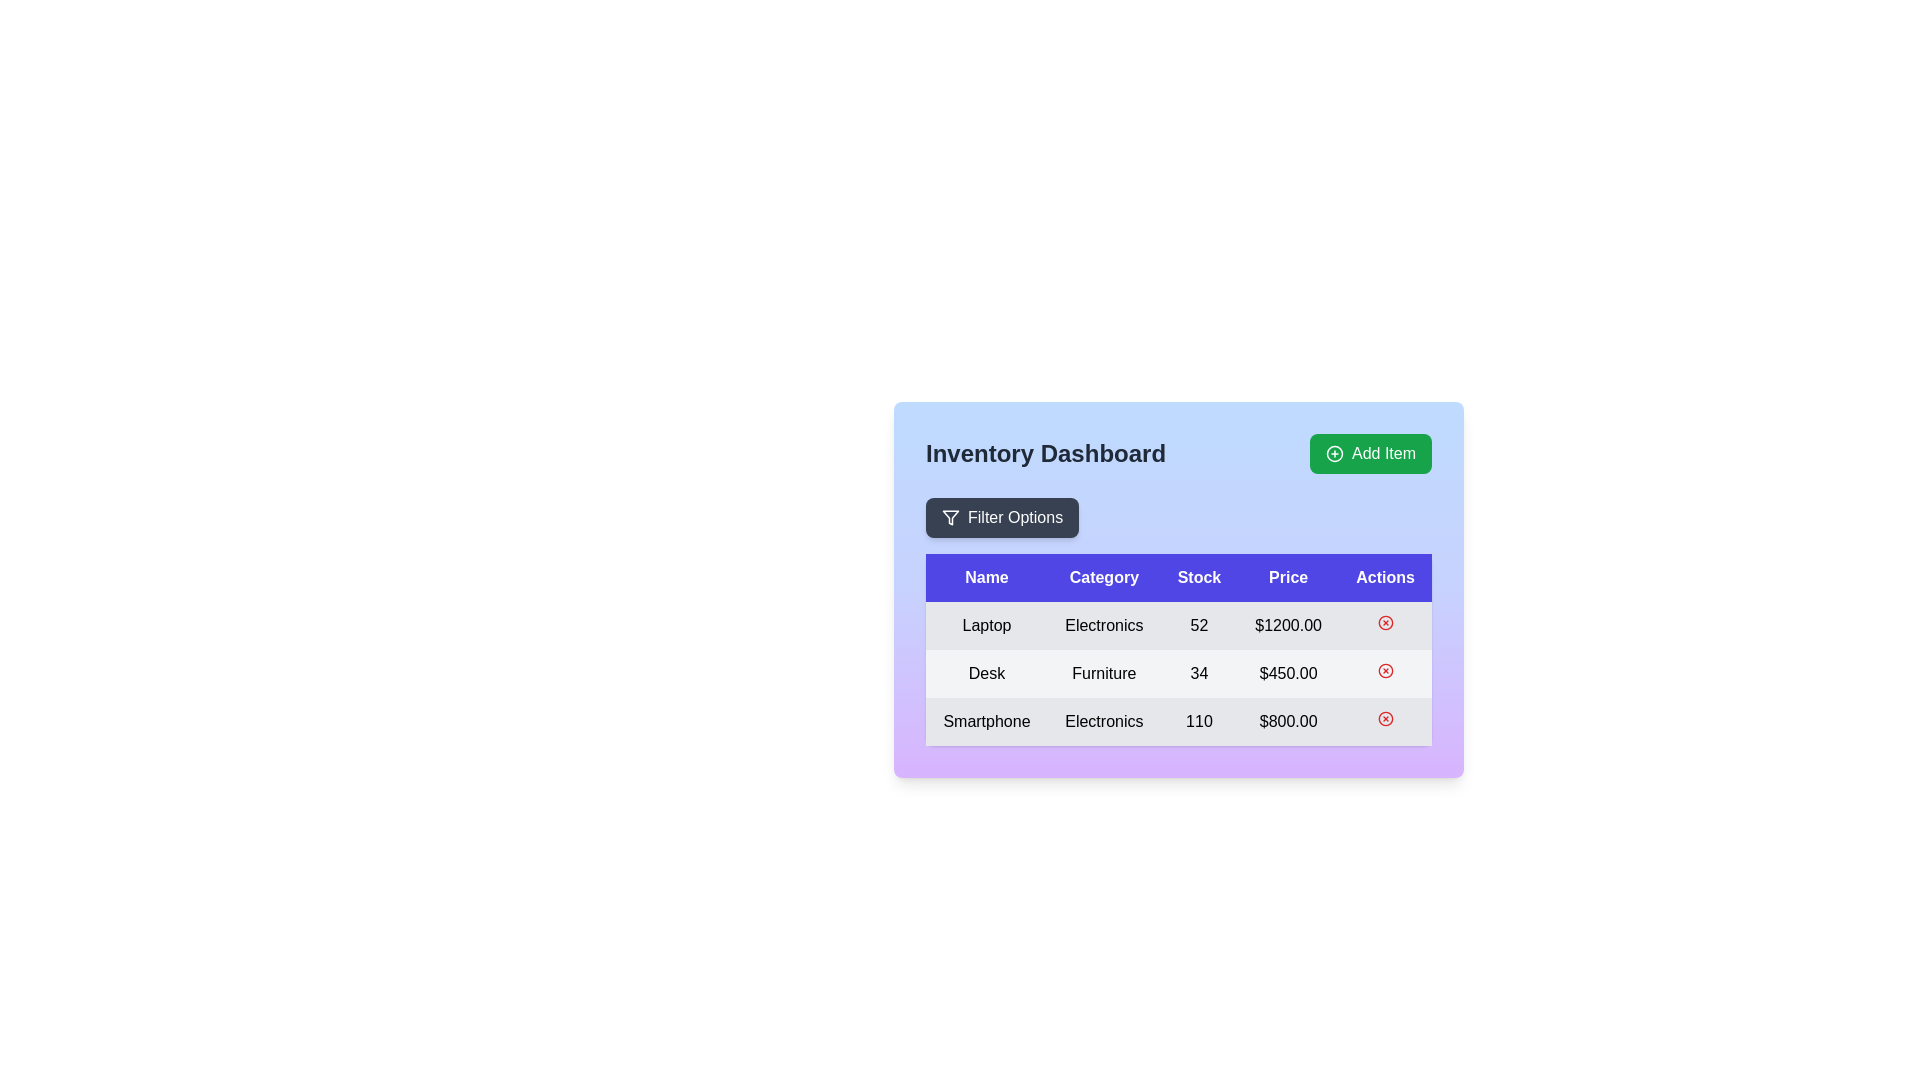 This screenshot has width=1920, height=1080. What do you see at coordinates (949, 516) in the screenshot?
I see `the filter icon located within the 'Filter Options' button in the Inventory Dashboard header to observe its visual representation` at bounding box center [949, 516].